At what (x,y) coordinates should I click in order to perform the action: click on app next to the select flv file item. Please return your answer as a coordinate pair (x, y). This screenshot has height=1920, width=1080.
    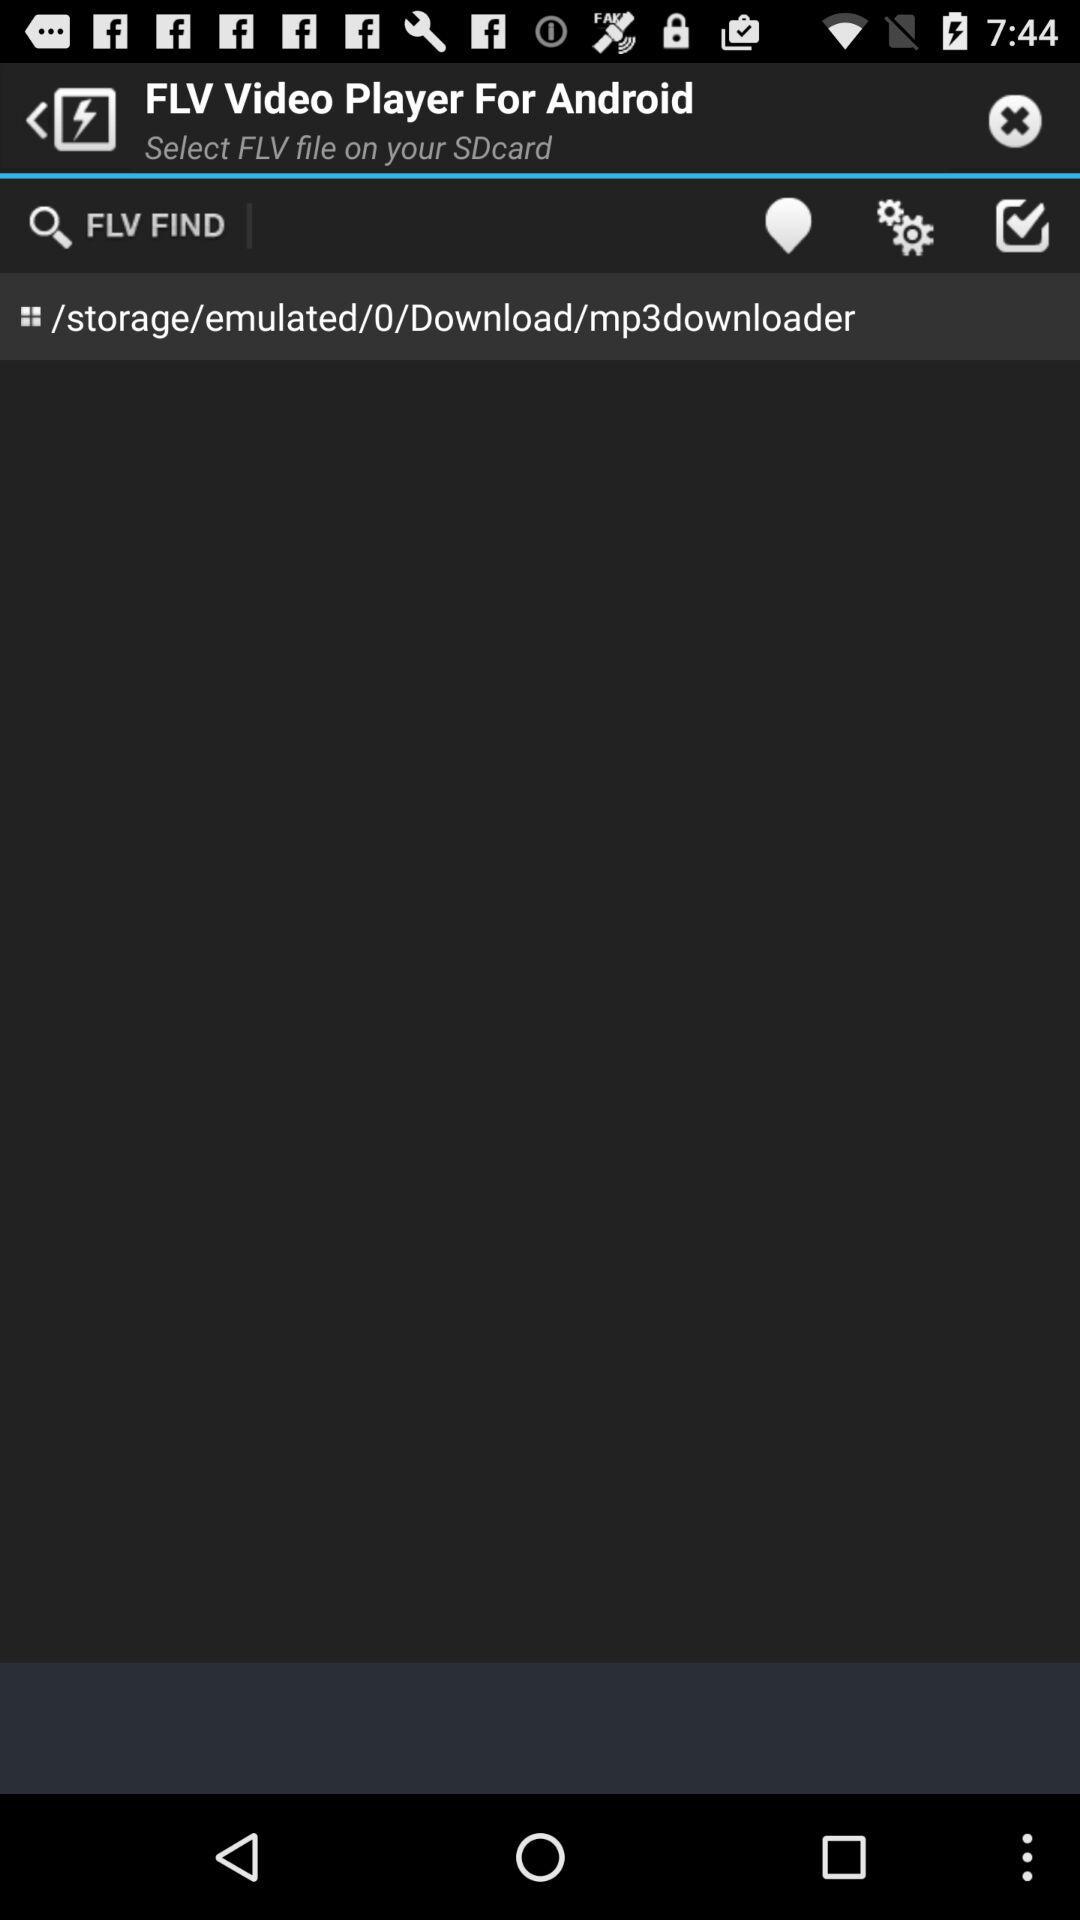
    Looking at the image, I should click on (786, 225).